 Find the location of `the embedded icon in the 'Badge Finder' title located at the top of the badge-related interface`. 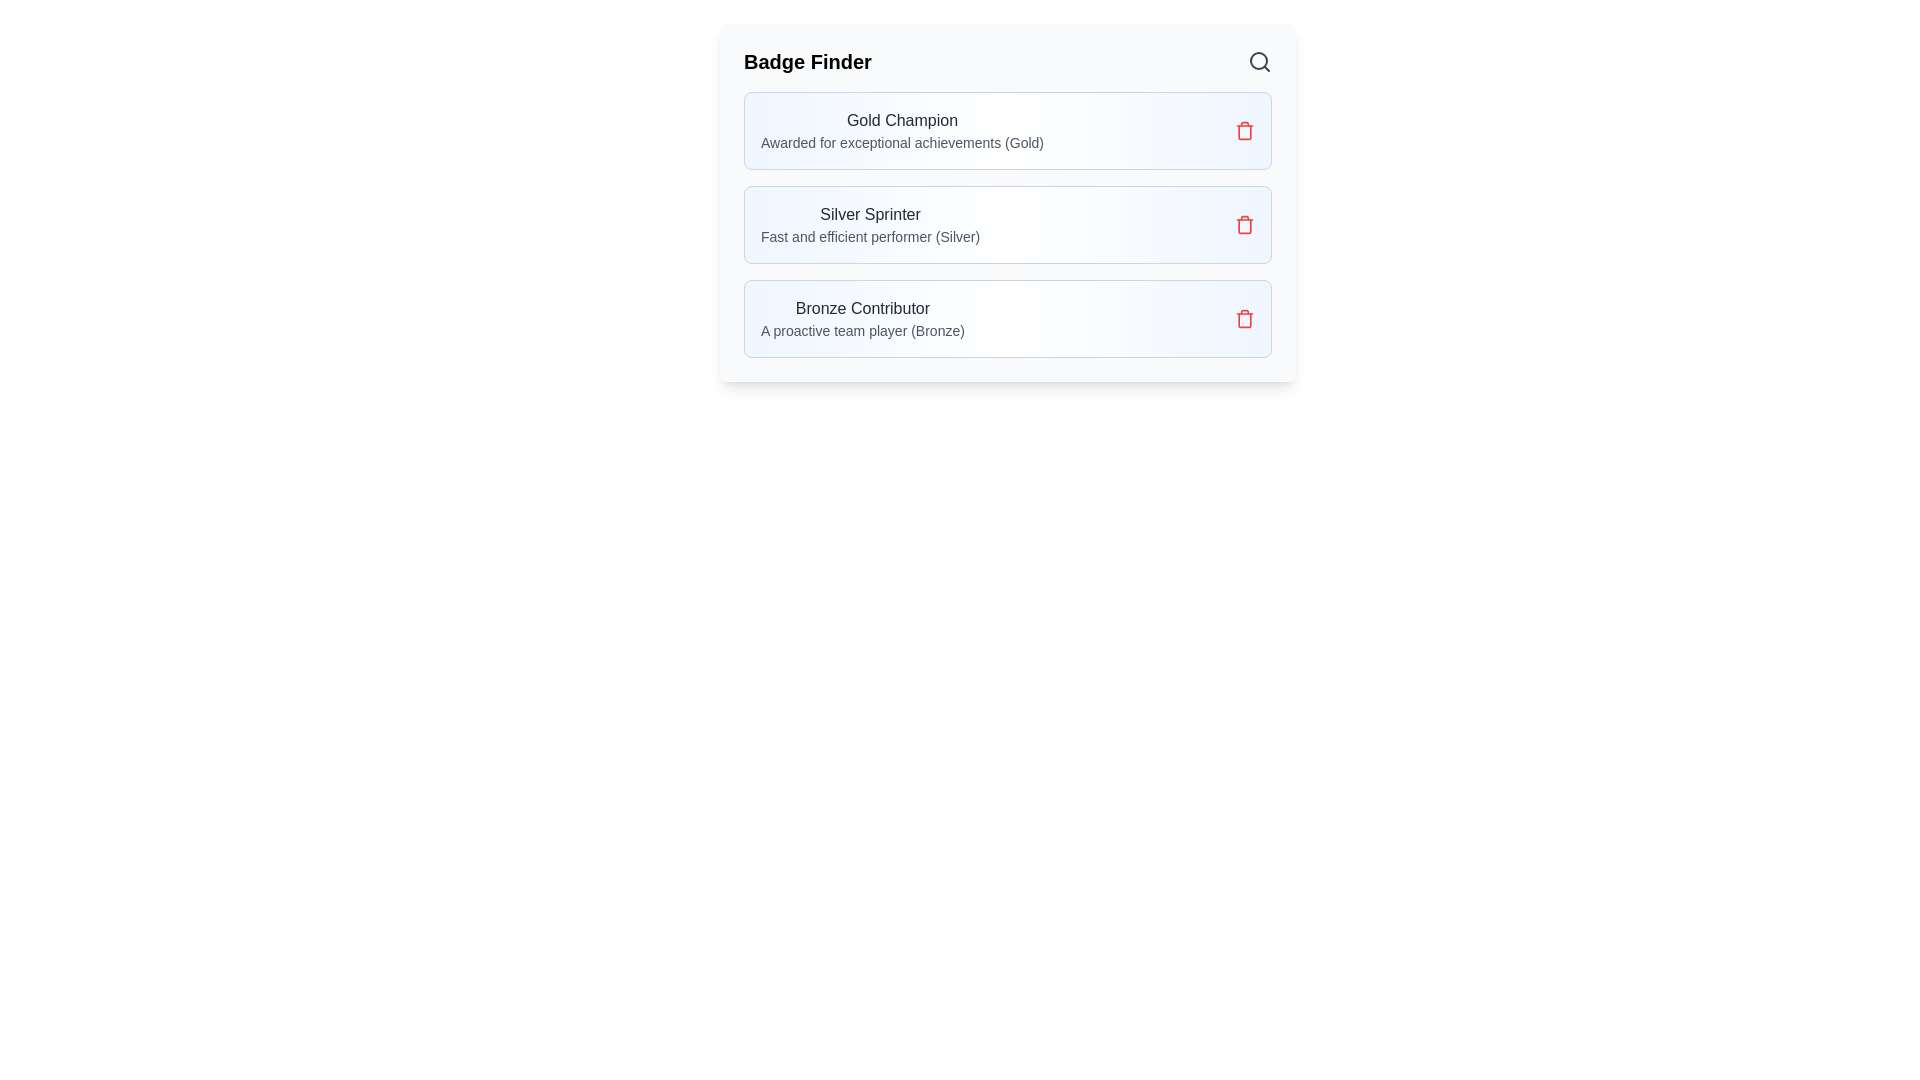

the embedded icon in the 'Badge Finder' title located at the top of the badge-related interface is located at coordinates (1008, 60).